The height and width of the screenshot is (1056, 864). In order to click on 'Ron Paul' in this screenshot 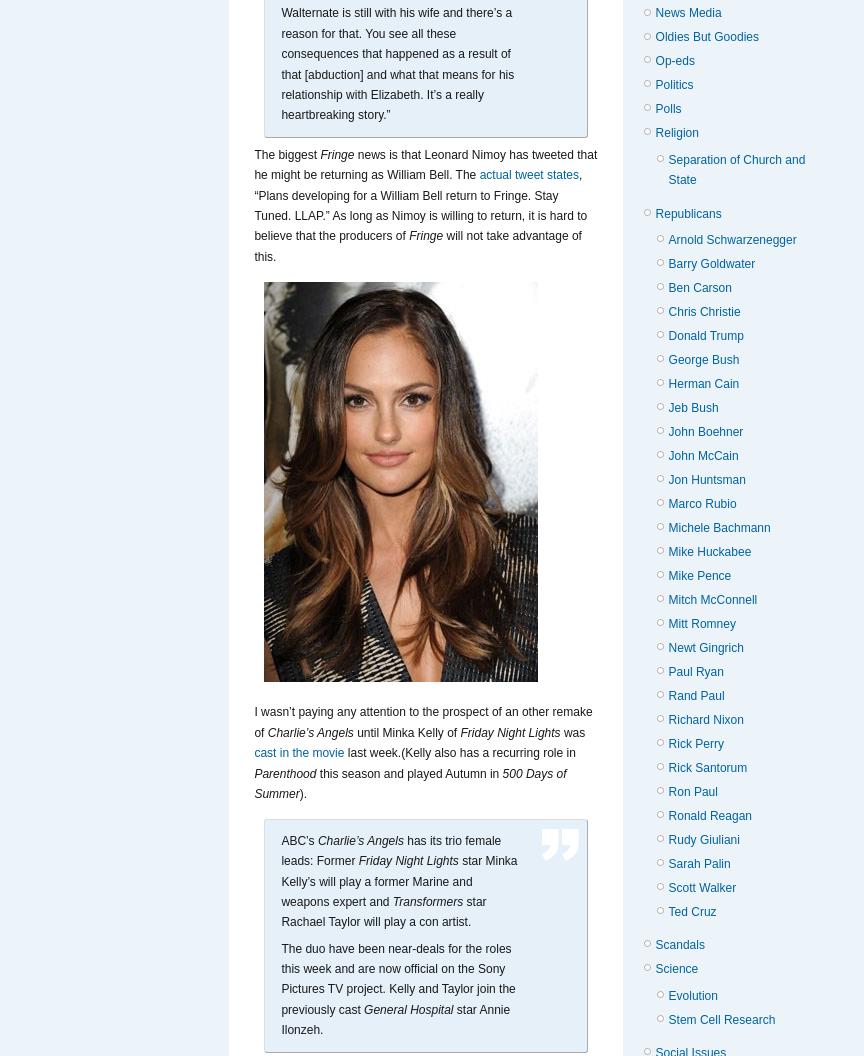, I will do `click(692, 790)`.